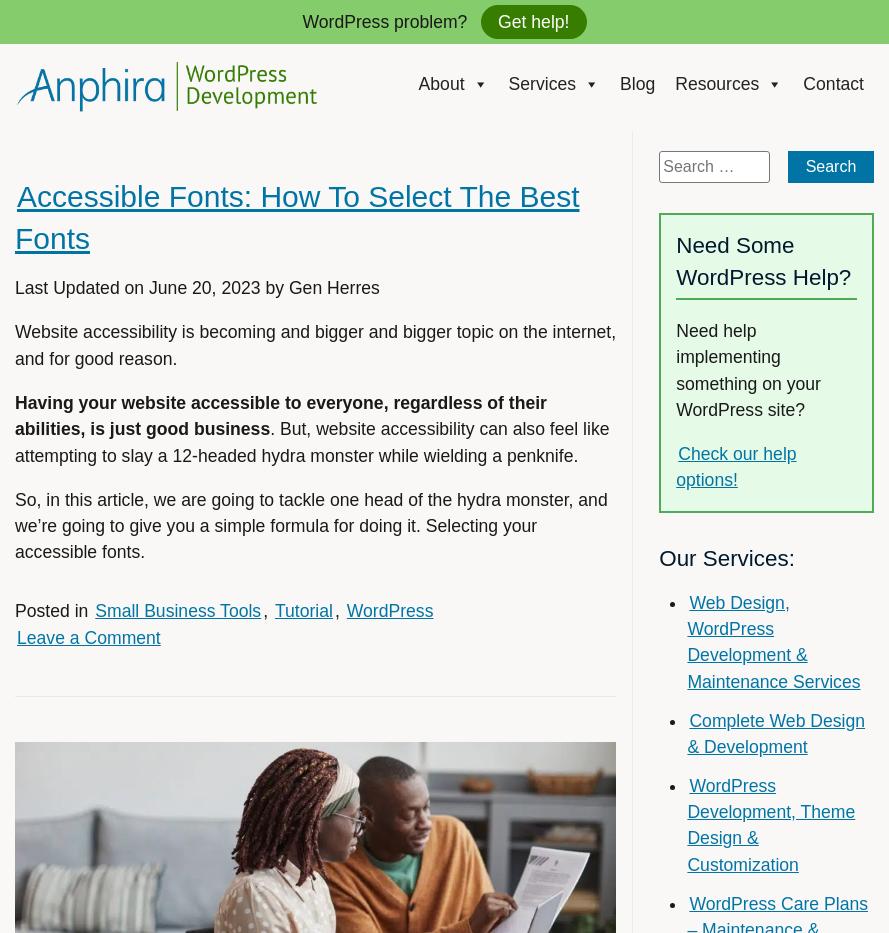 This screenshot has height=933, width=889. I want to click on 'Tools We Use', so click(727, 189).